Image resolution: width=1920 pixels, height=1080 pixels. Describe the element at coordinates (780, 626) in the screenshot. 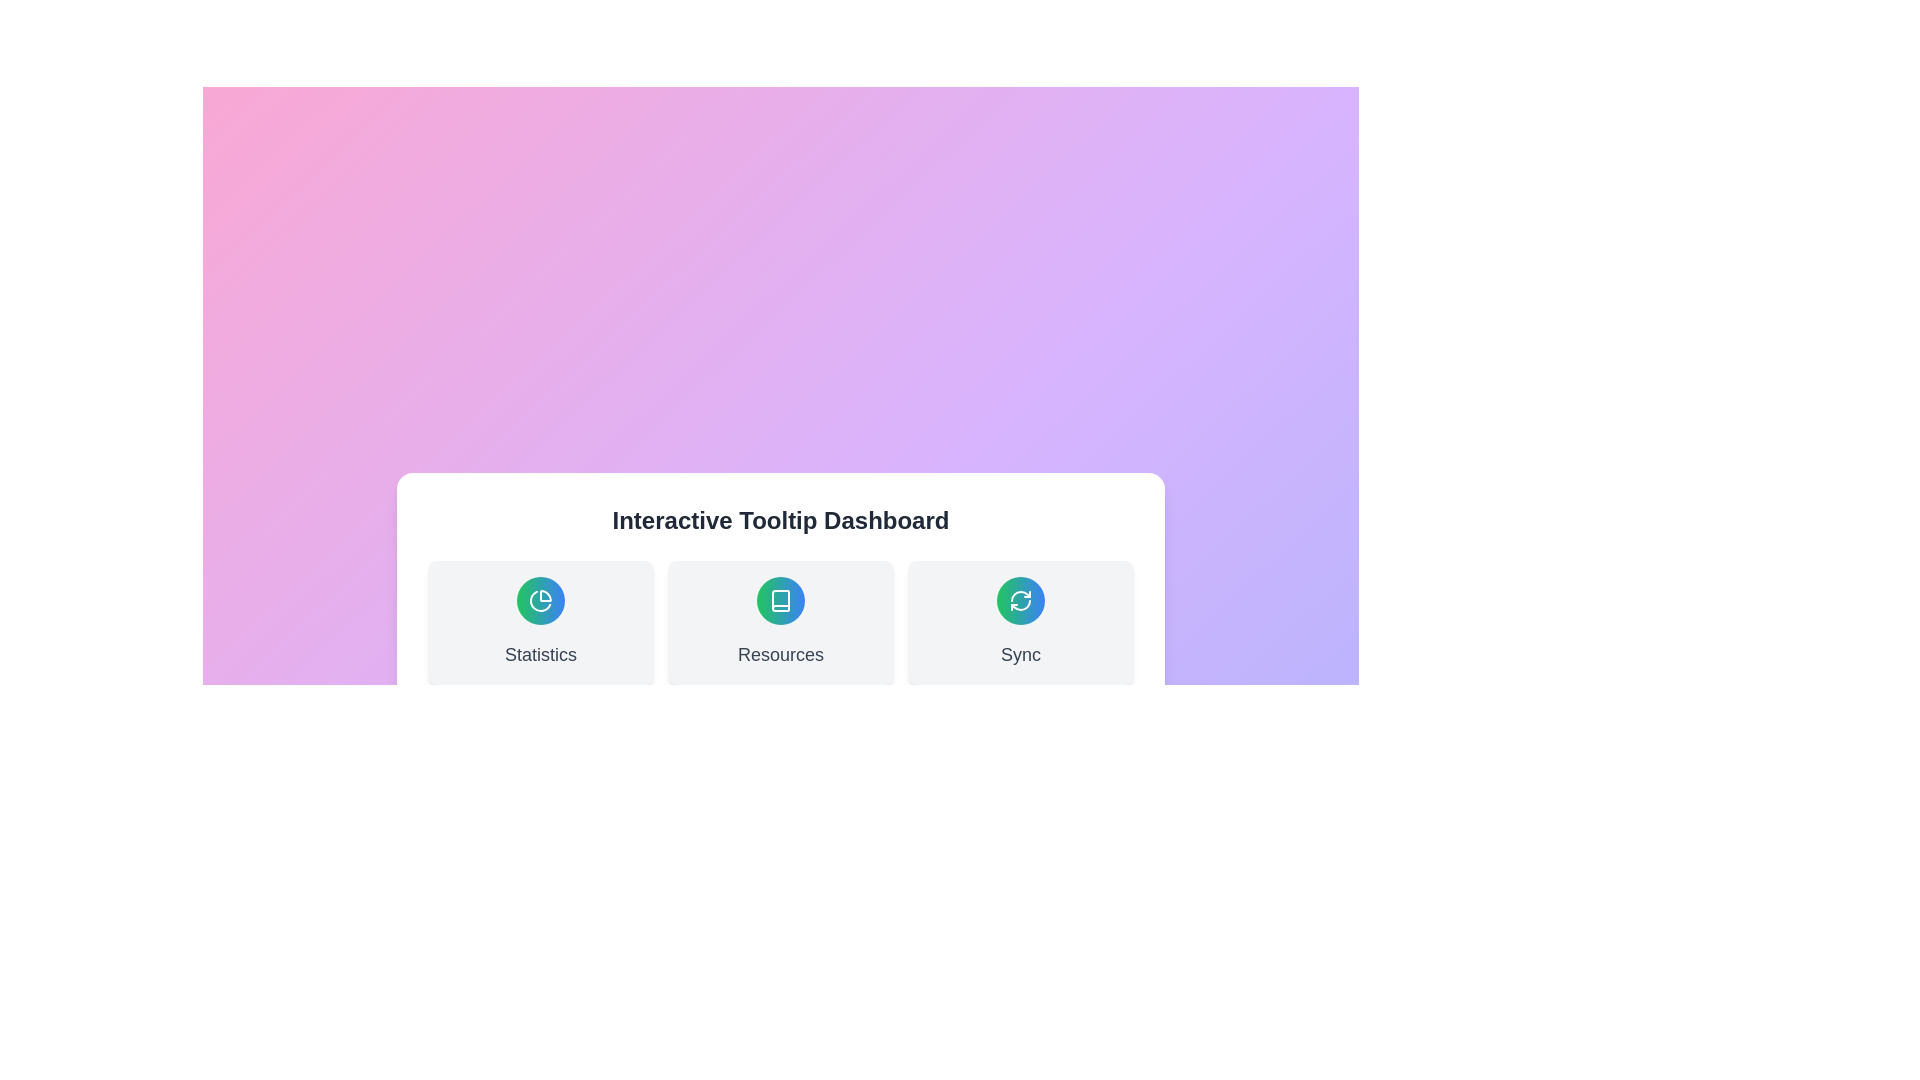

I see `the interactive card with an icon and label, which is the second card in a row of three, to trigger a tooltip` at that location.